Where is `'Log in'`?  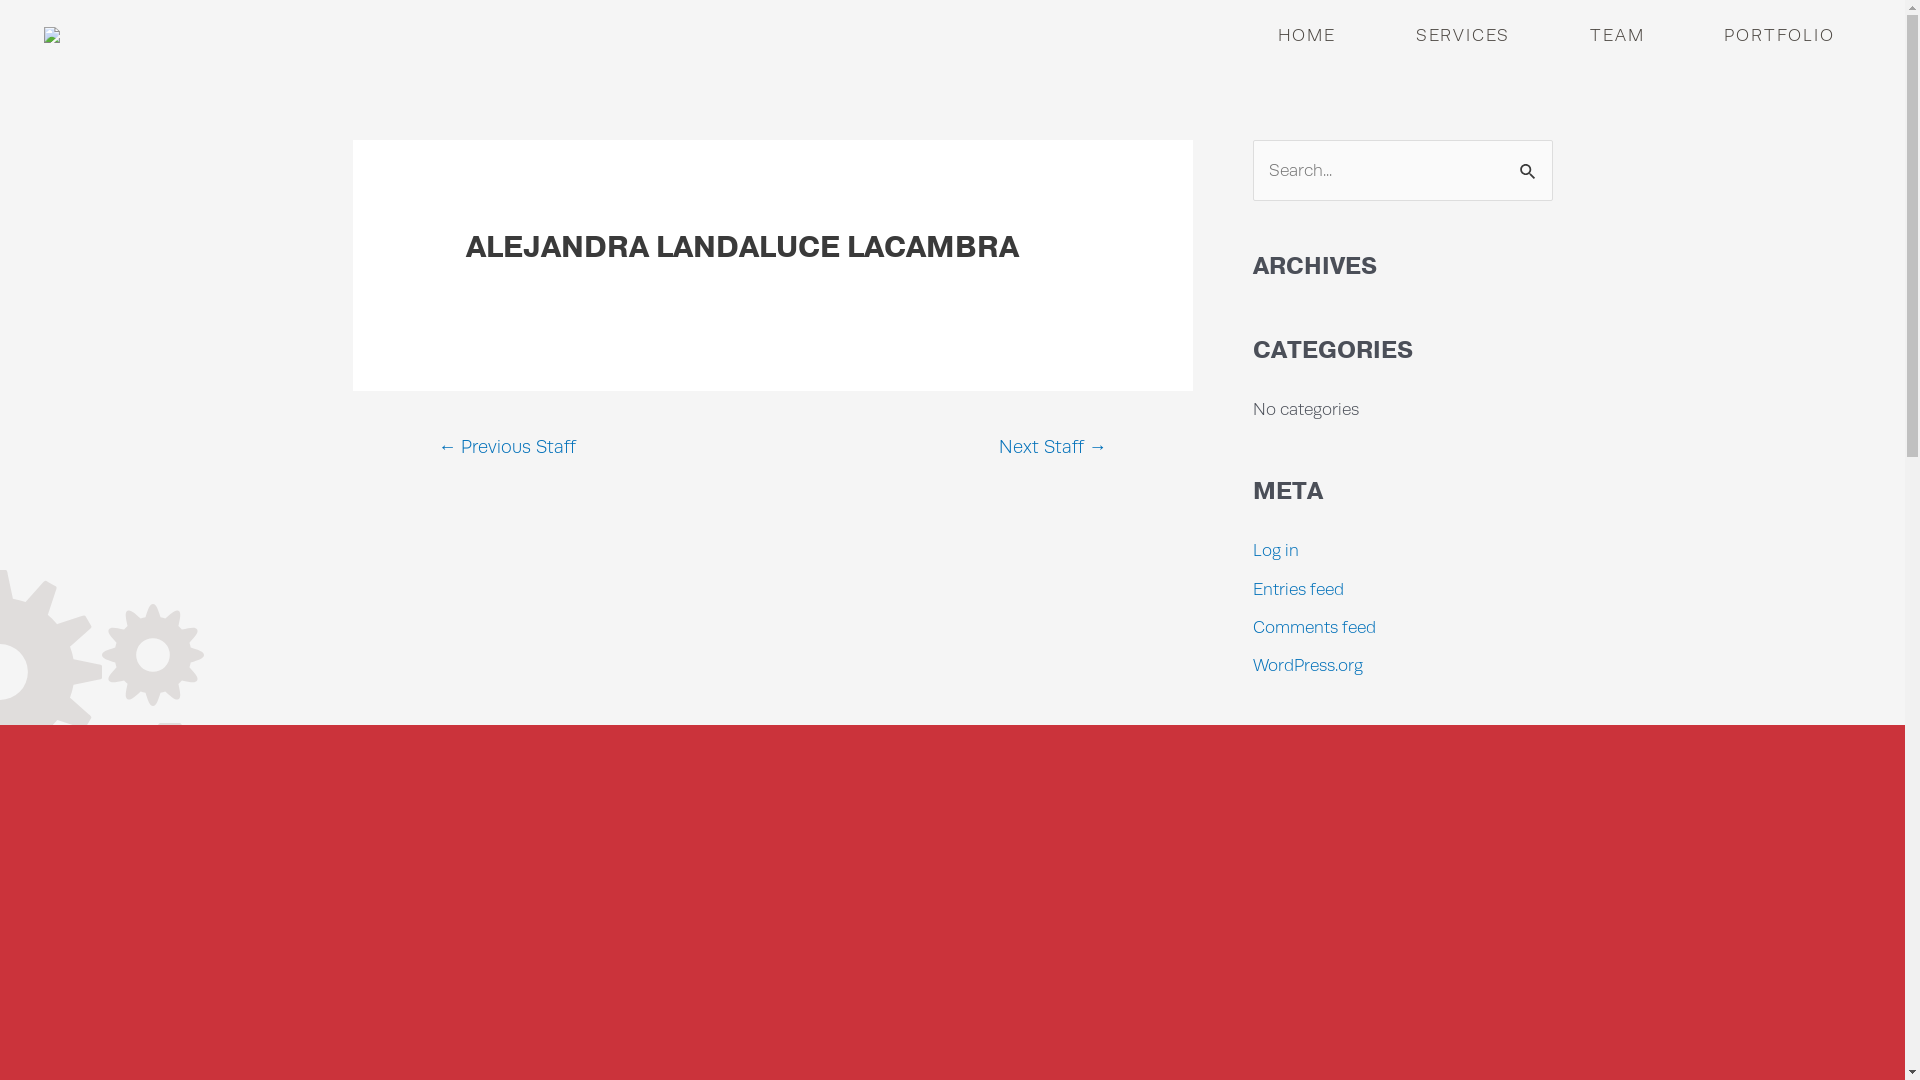
'Log in' is located at coordinates (1274, 550).